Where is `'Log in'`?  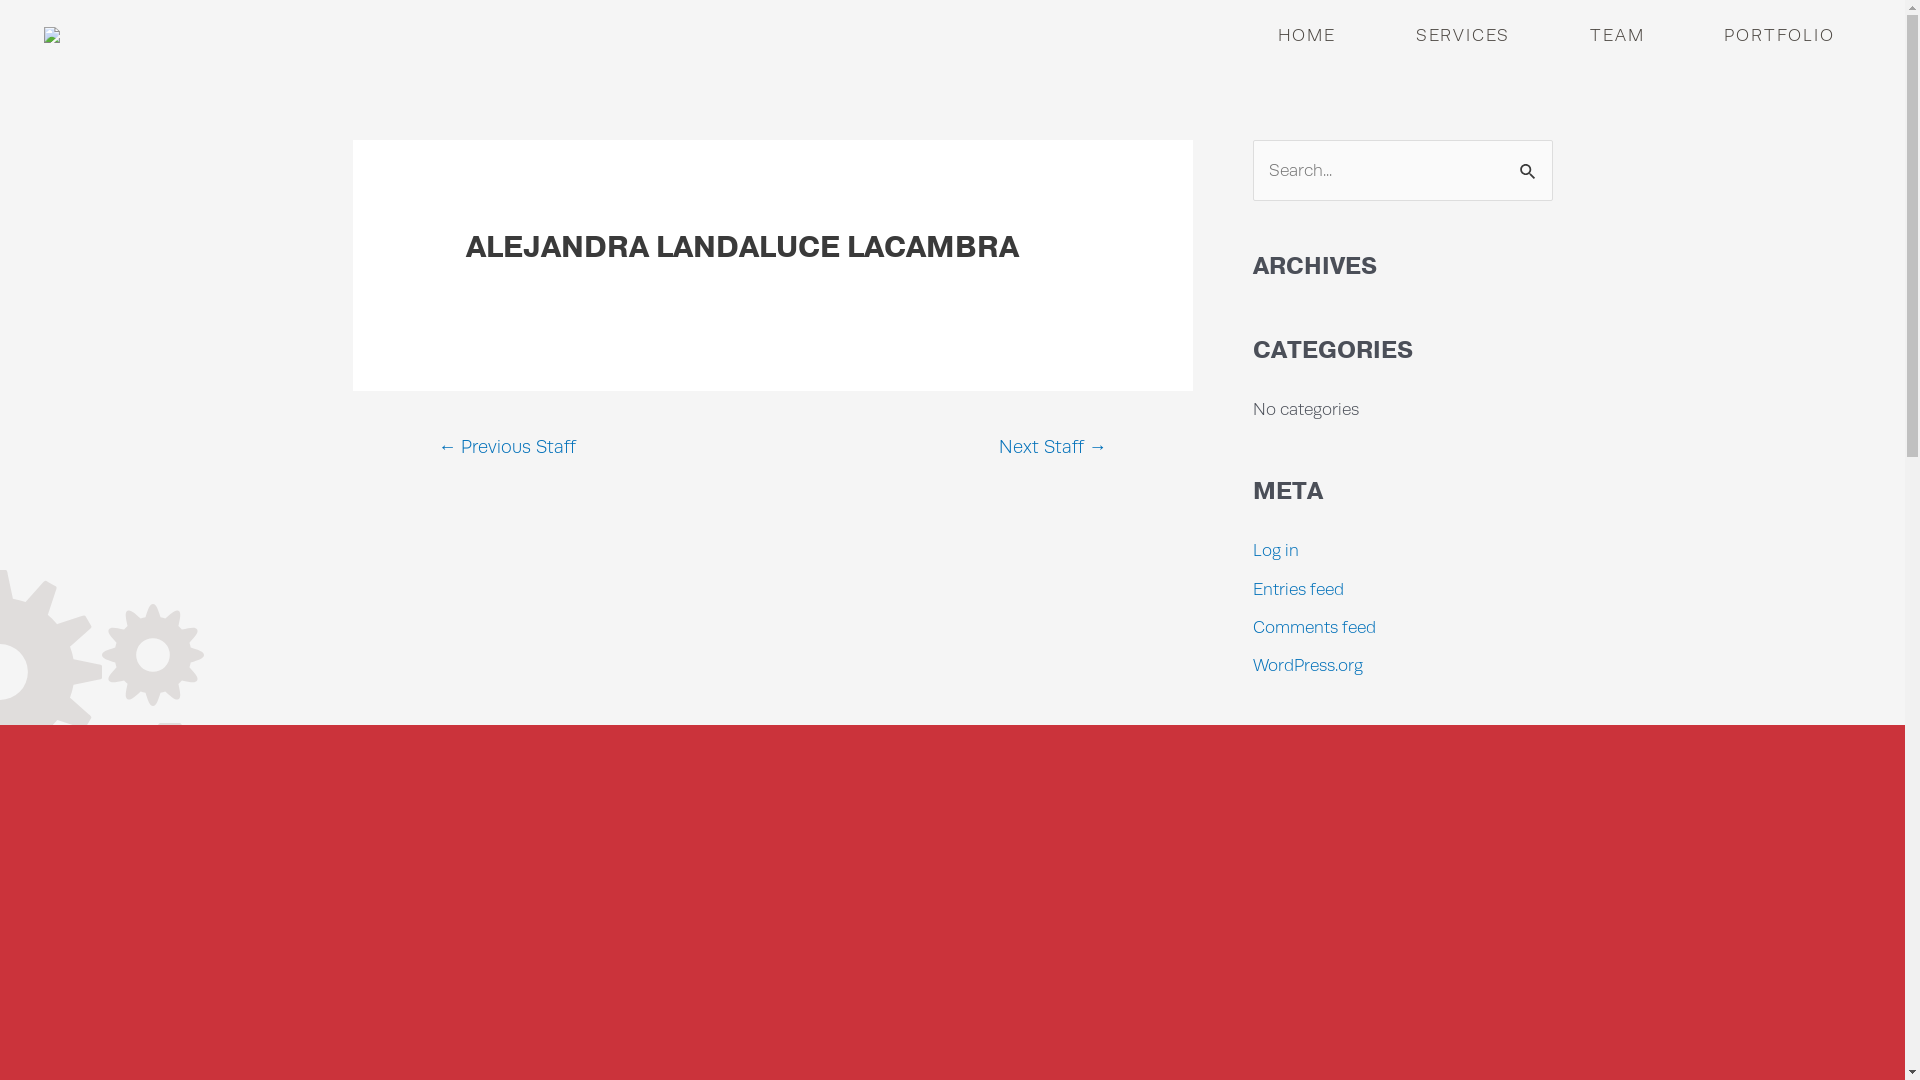
'Log in' is located at coordinates (1274, 550).